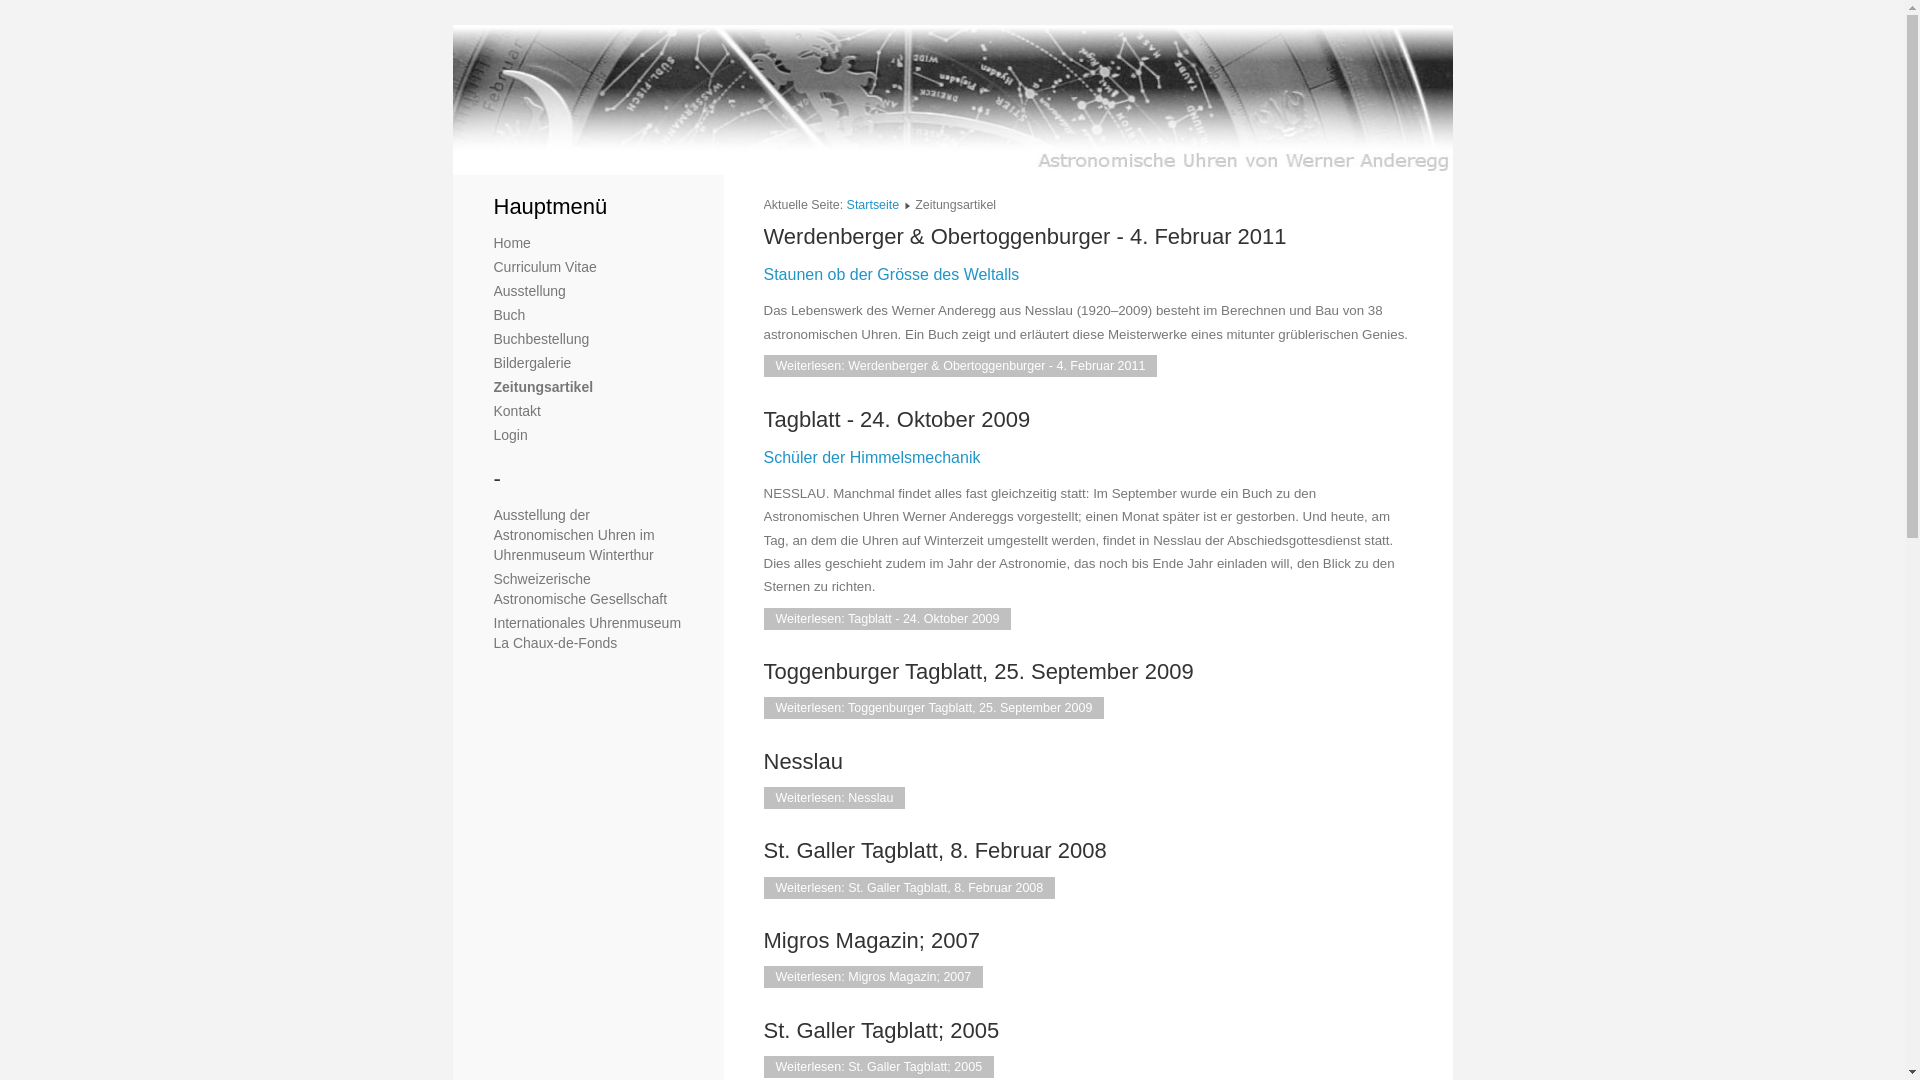 The image size is (1920, 1080). Describe the element at coordinates (587, 632) in the screenshot. I see `'Internationales Uhrenmuseum La Chaux-de-Fonds'` at that location.